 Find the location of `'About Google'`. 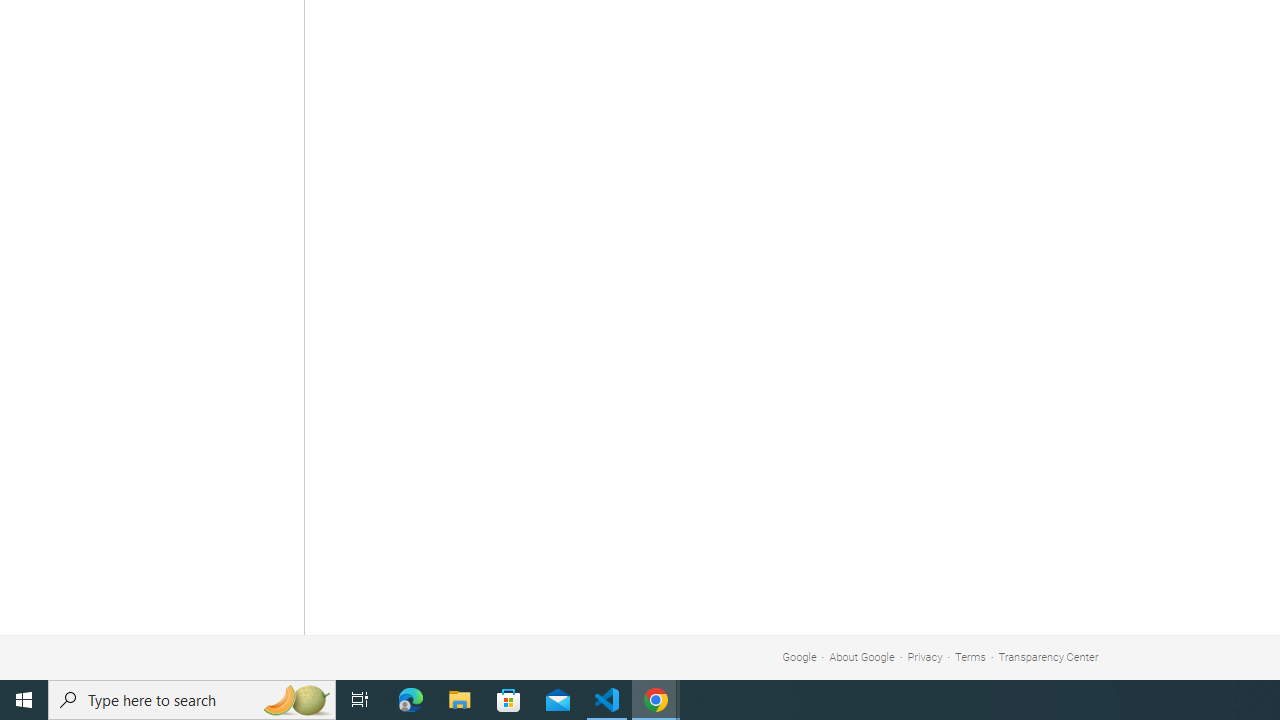

'About Google' is located at coordinates (862, 657).